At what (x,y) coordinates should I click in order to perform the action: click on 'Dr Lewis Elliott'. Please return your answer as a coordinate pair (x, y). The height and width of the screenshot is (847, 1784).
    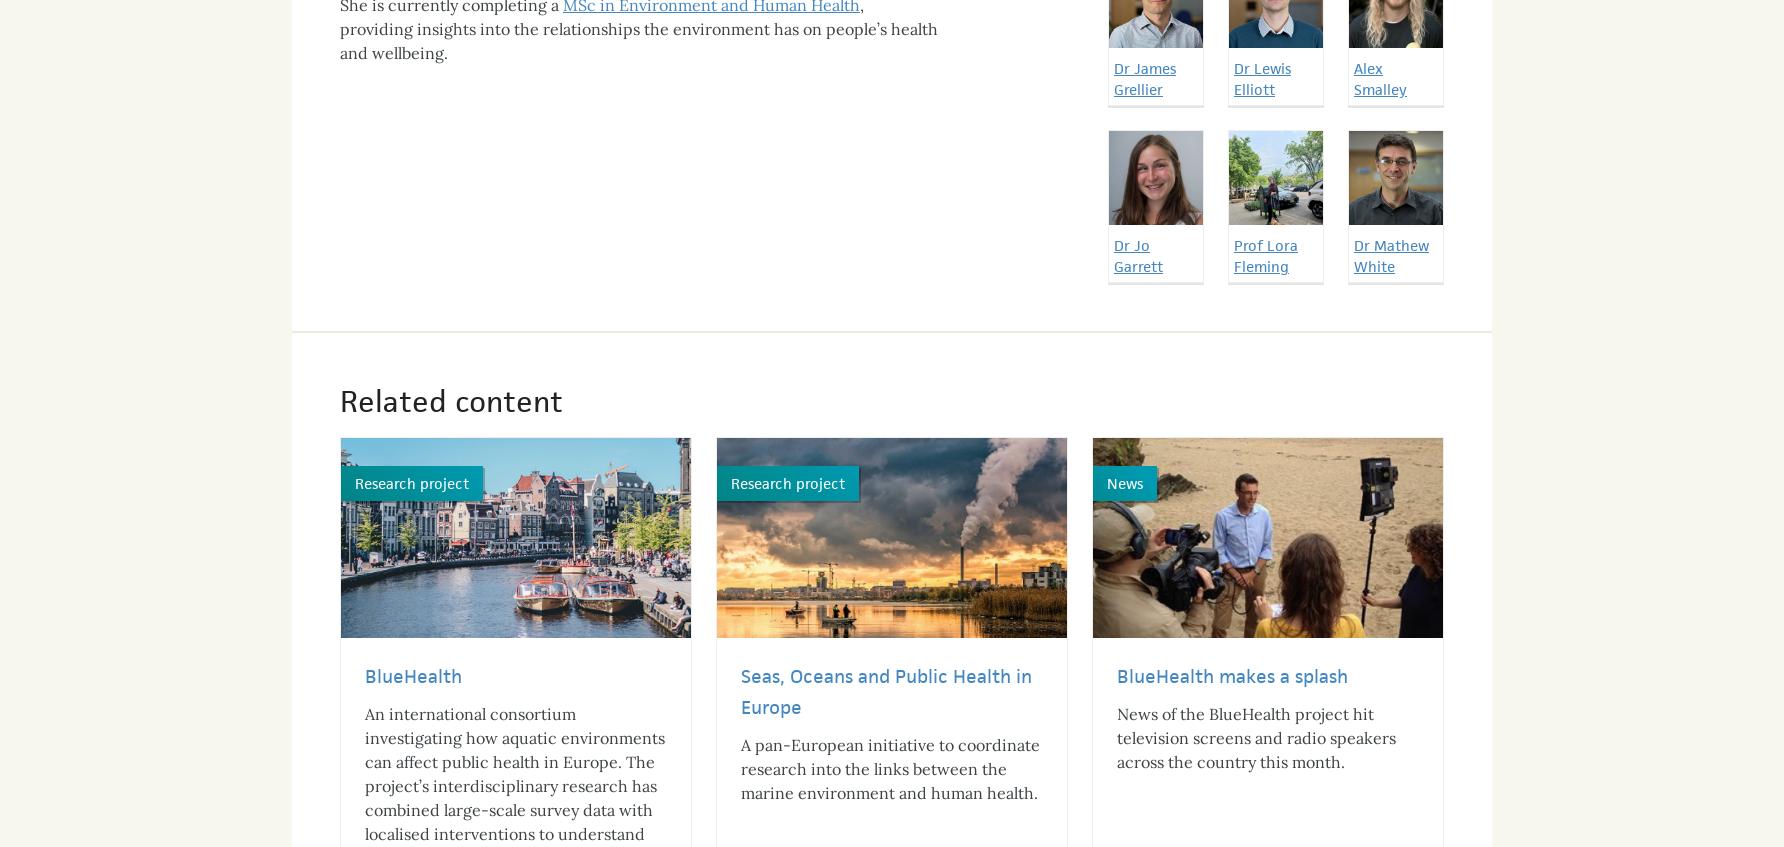
    Looking at the image, I should click on (1261, 59).